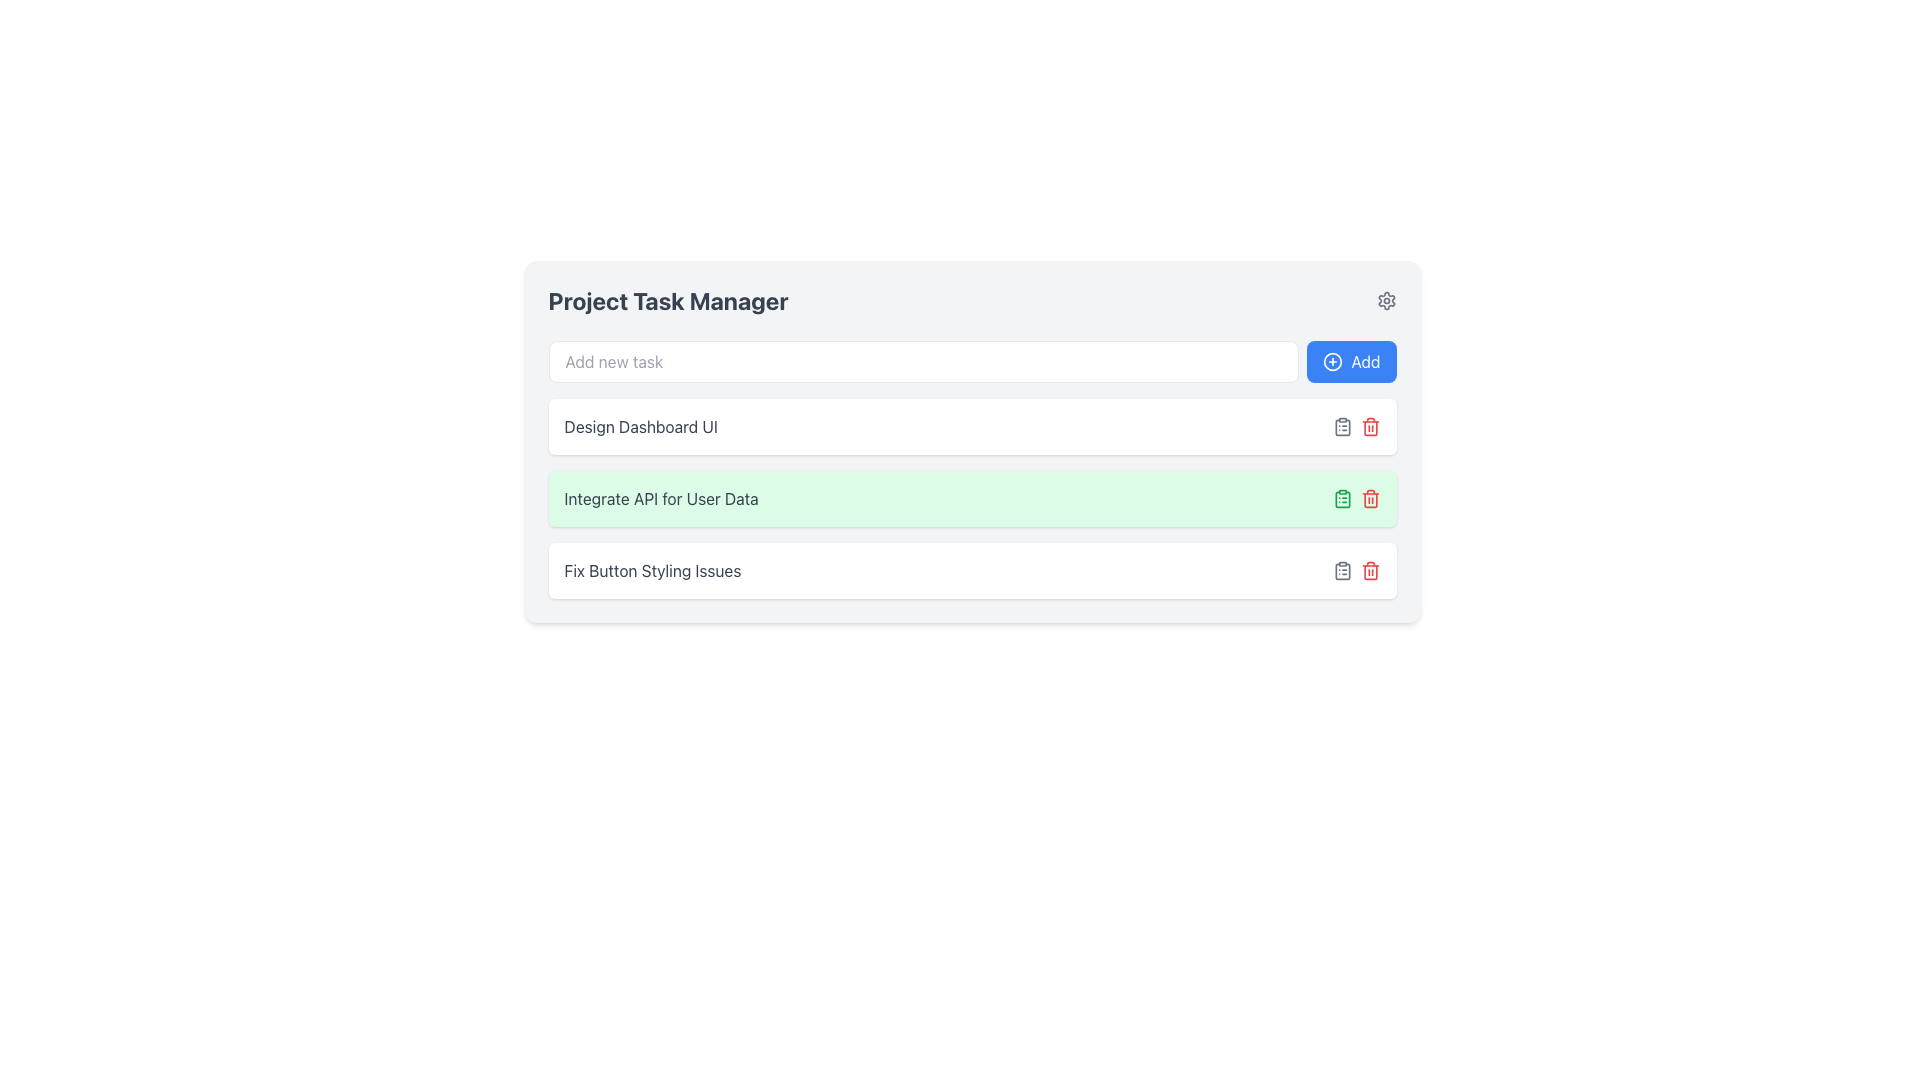  Describe the element at coordinates (1342, 426) in the screenshot. I see `the icon button resembling a document with a list, positioned to the left of the red trash bin icon in the task entry row, to change its color to blue` at that location.